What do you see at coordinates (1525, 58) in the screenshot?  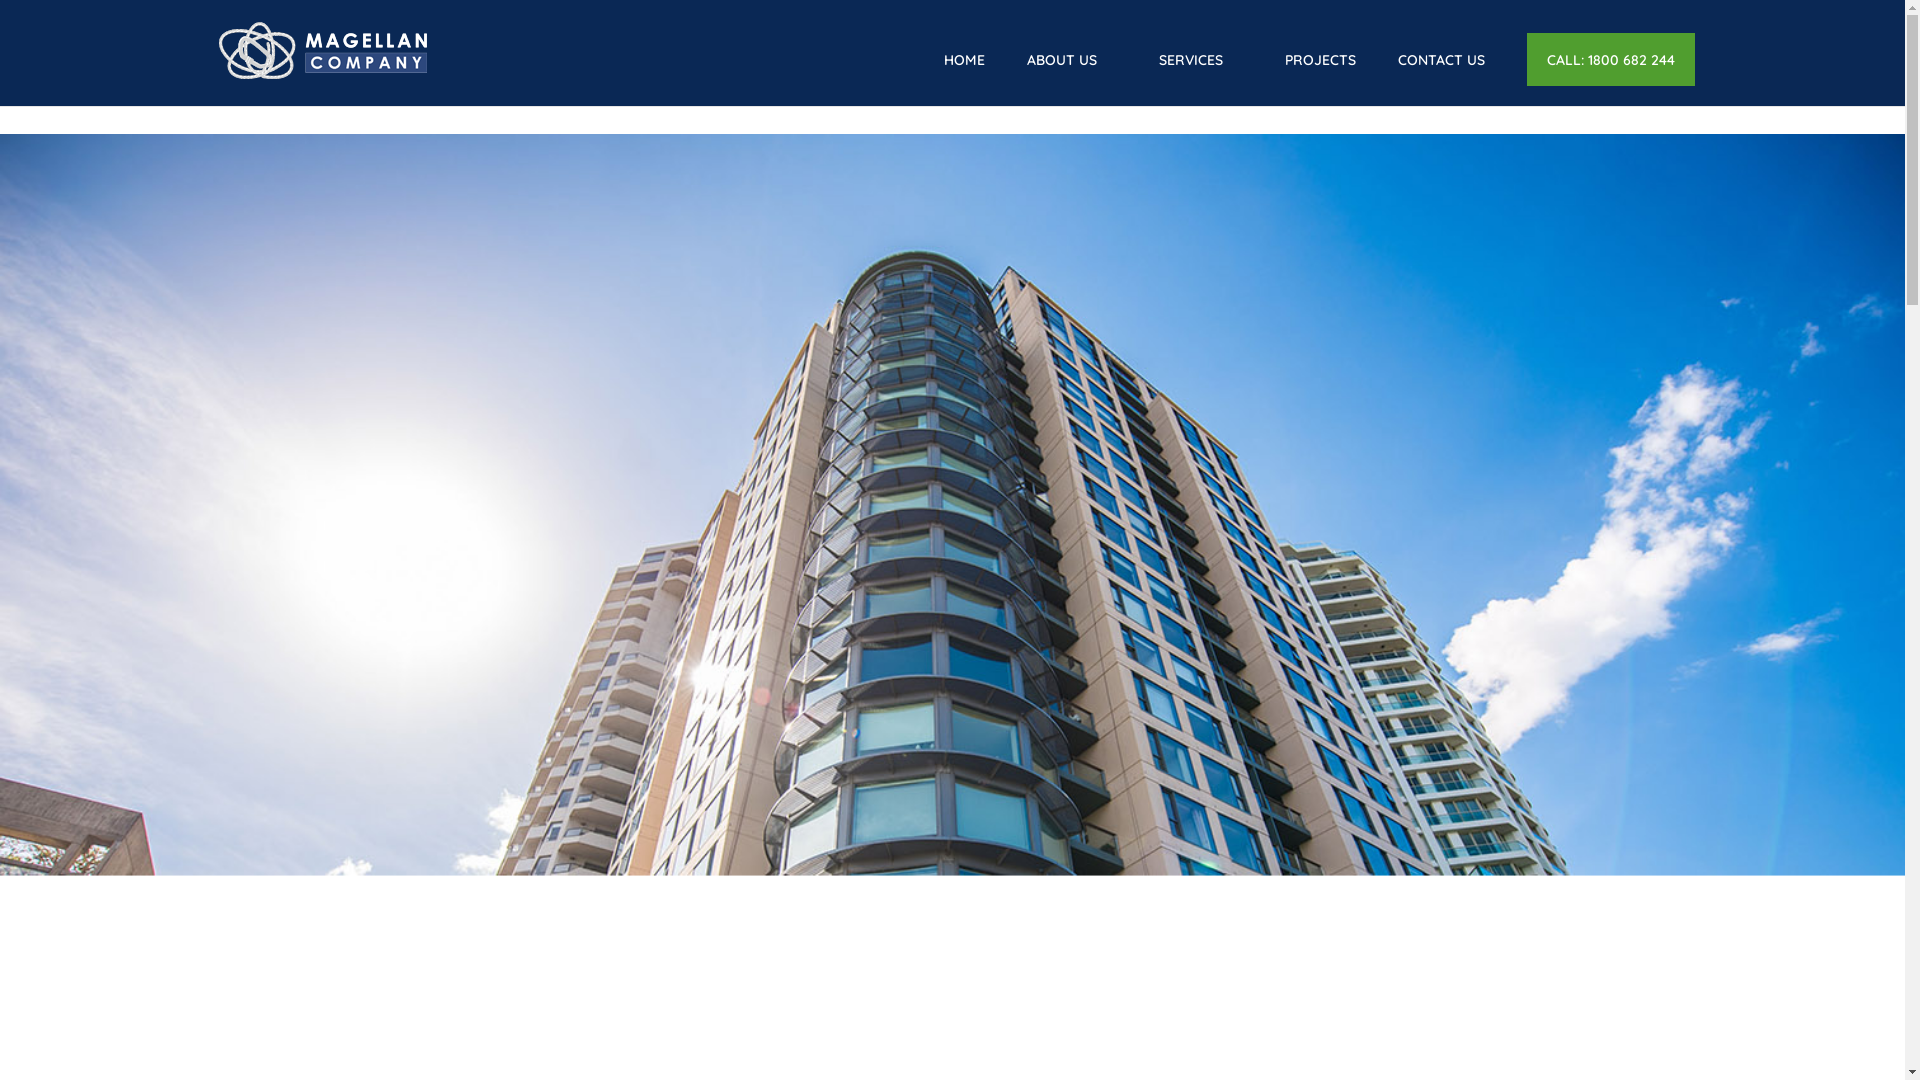 I see `'CALL: 1800 682 244'` at bounding box center [1525, 58].